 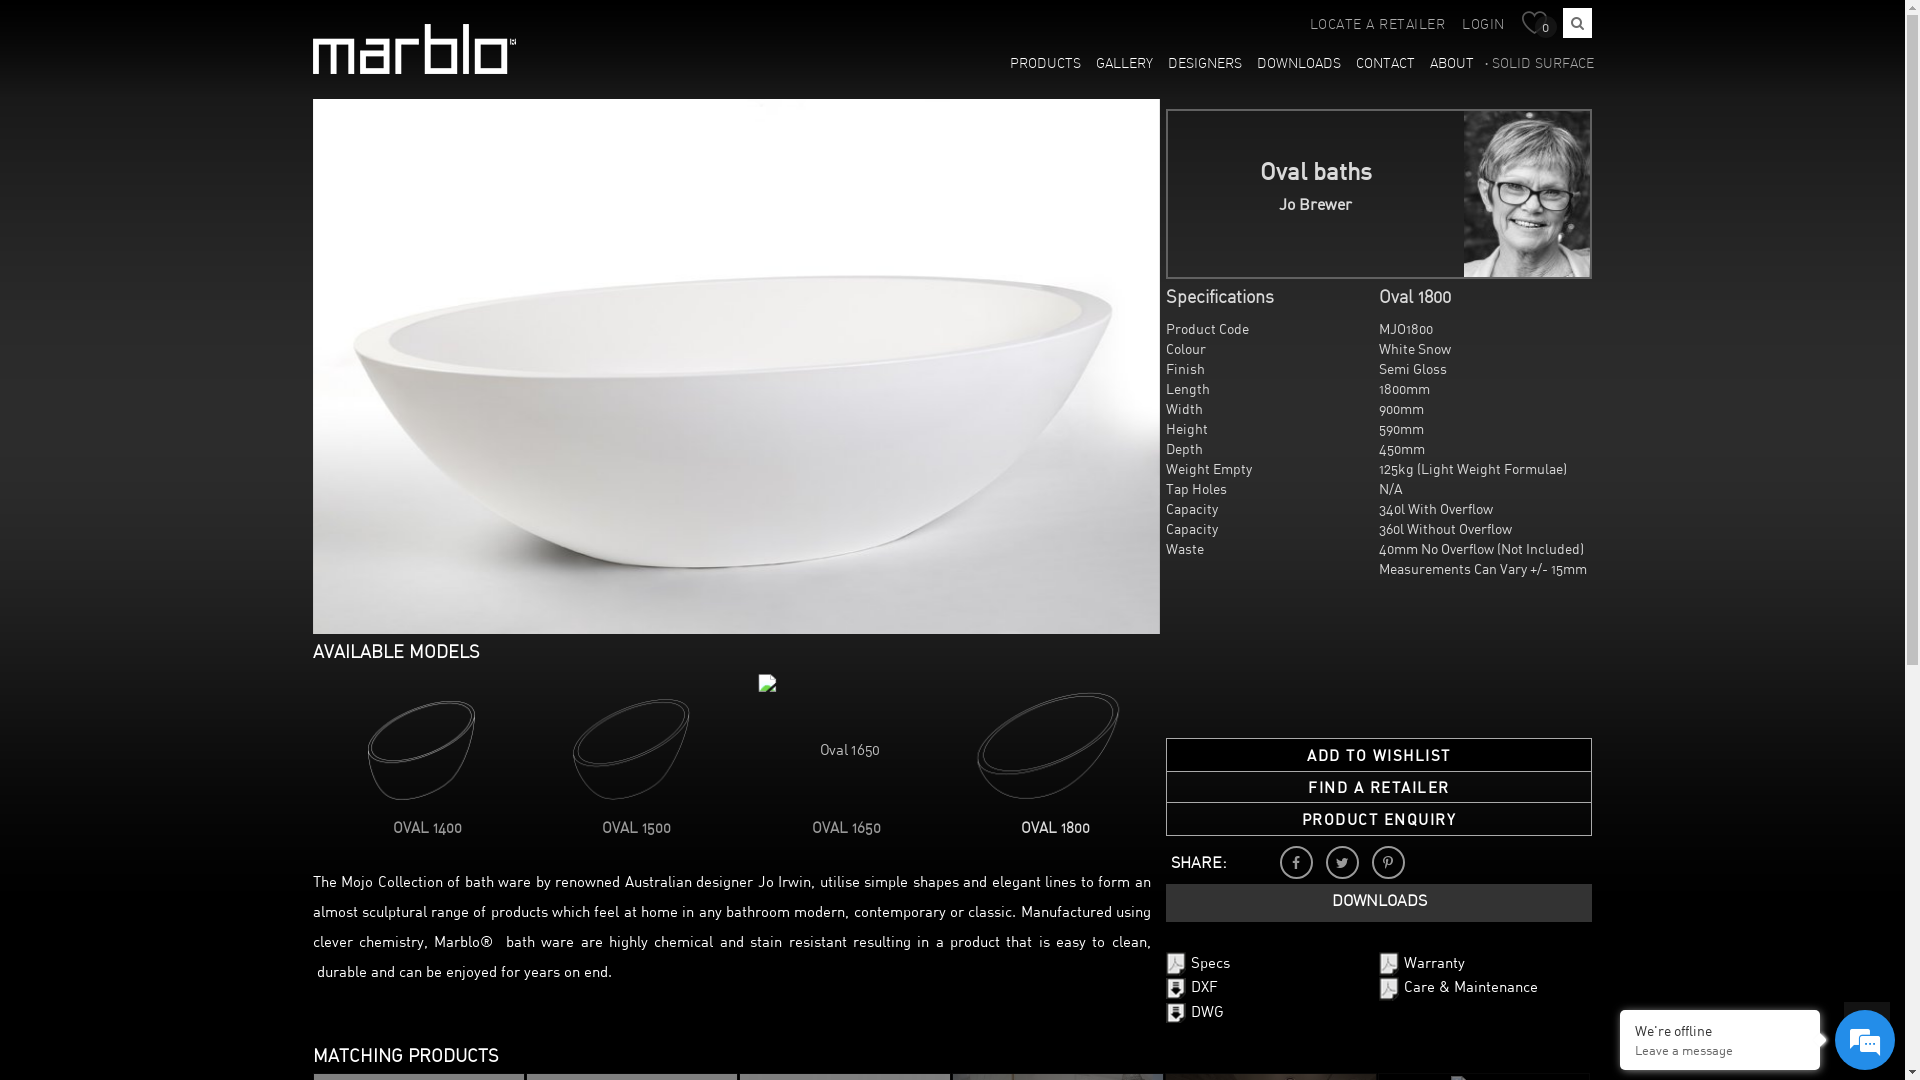 I want to click on 'DESIGNERS', so click(x=1204, y=64).